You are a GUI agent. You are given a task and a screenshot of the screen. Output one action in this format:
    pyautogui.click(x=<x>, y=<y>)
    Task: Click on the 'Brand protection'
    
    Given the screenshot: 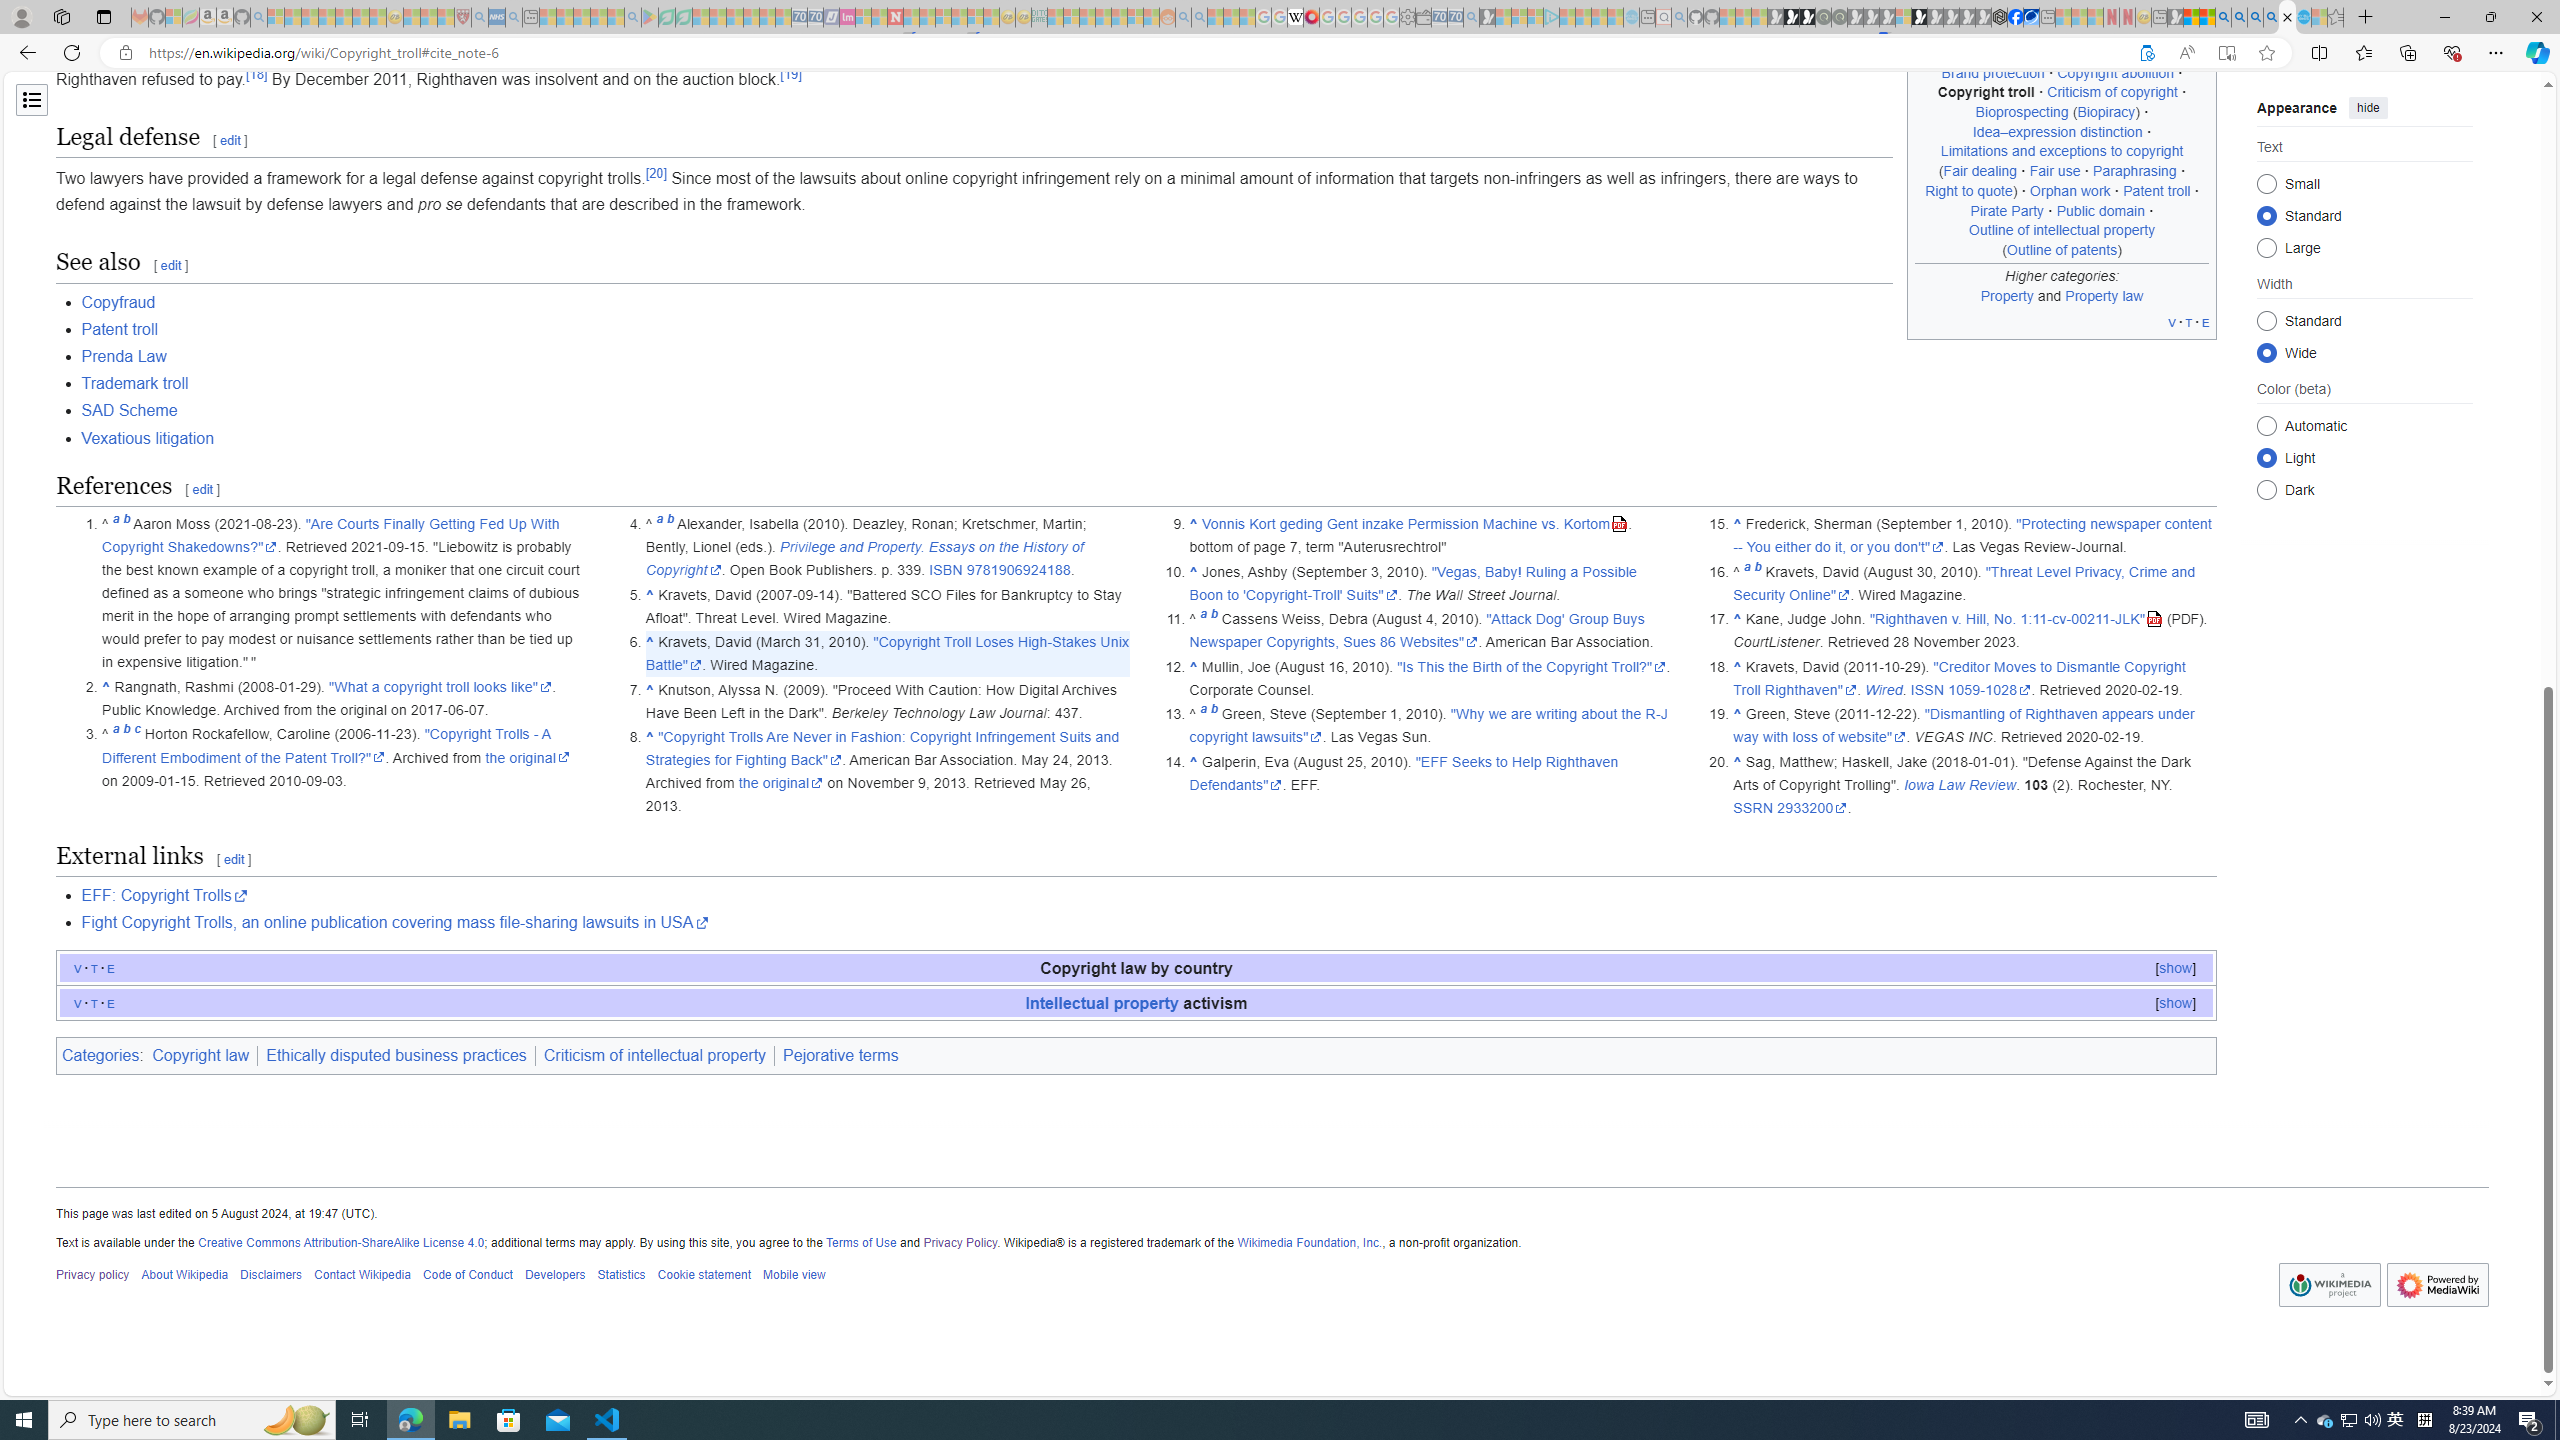 What is the action you would take?
    pyautogui.click(x=1992, y=72)
    